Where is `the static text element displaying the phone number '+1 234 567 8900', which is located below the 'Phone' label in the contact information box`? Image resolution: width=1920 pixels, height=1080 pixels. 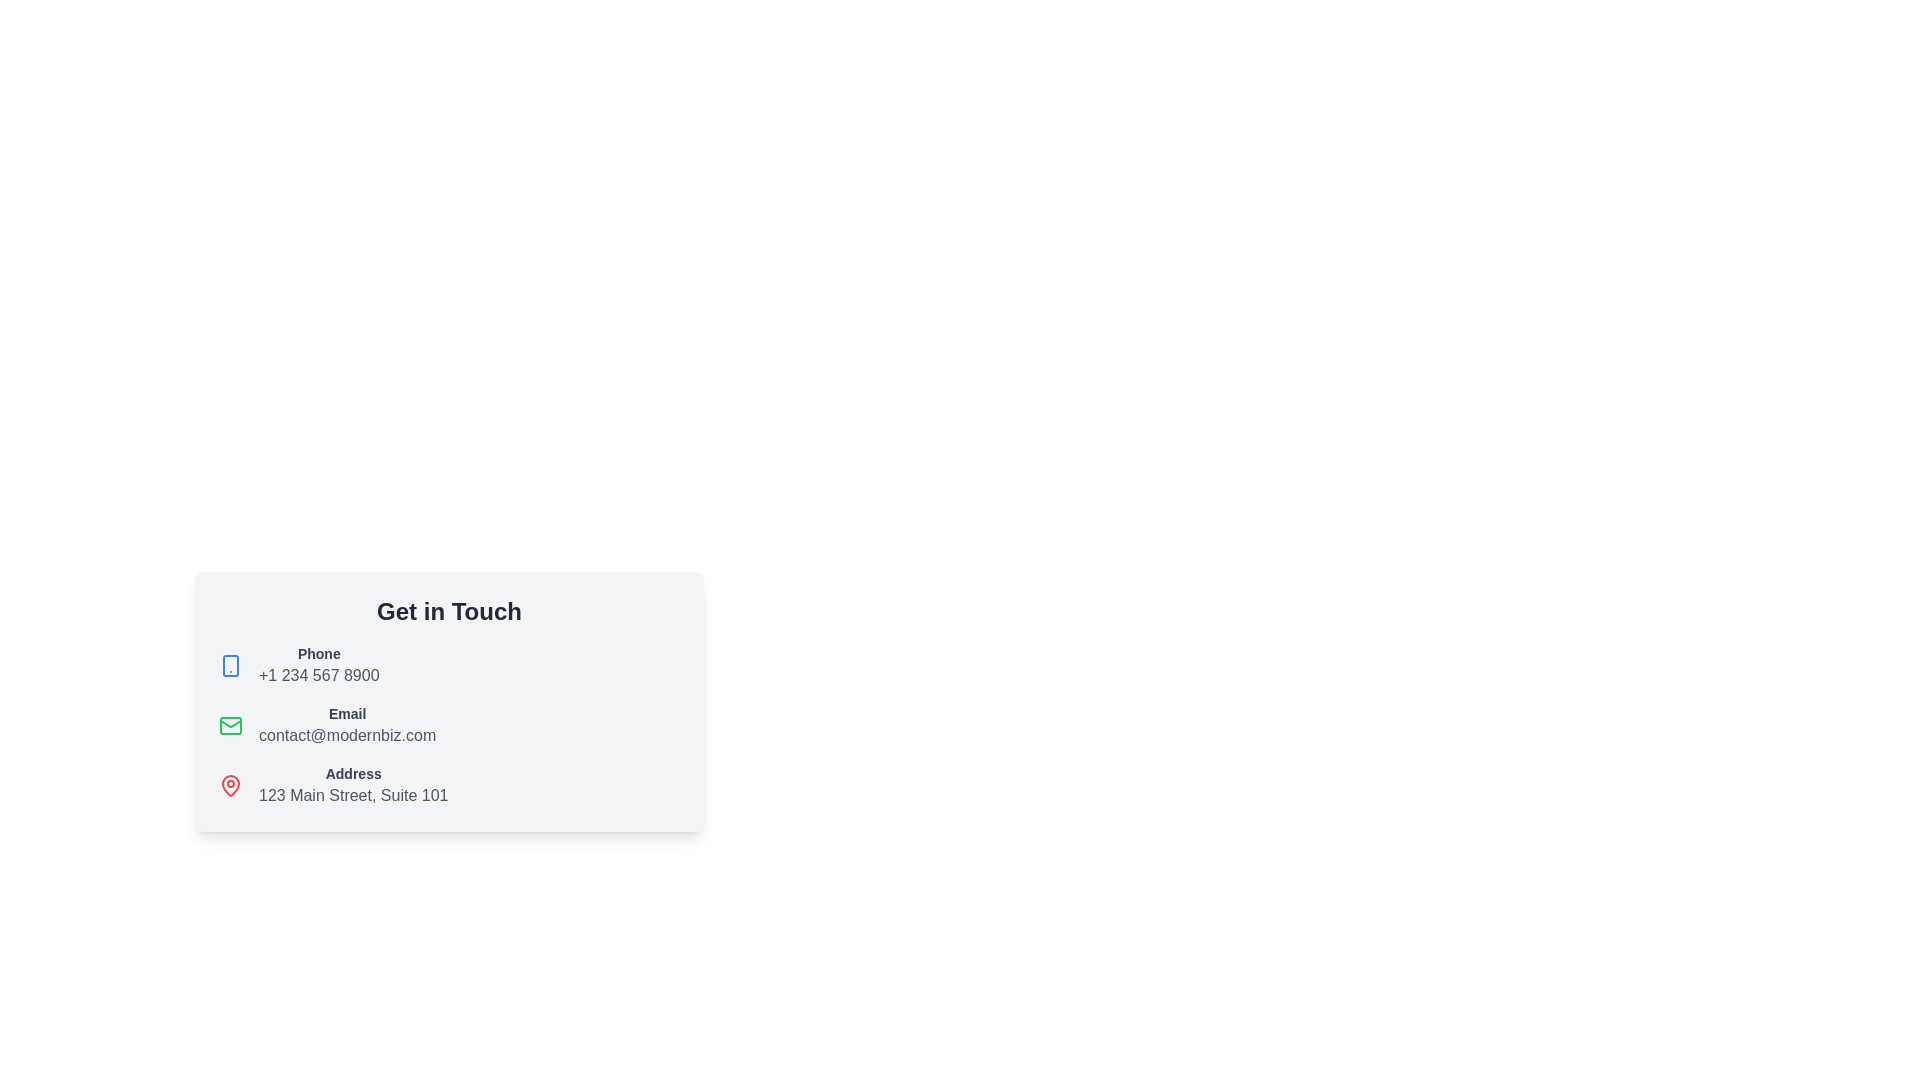
the static text element displaying the phone number '+1 234 567 8900', which is located below the 'Phone' label in the contact information box is located at coordinates (318, 675).